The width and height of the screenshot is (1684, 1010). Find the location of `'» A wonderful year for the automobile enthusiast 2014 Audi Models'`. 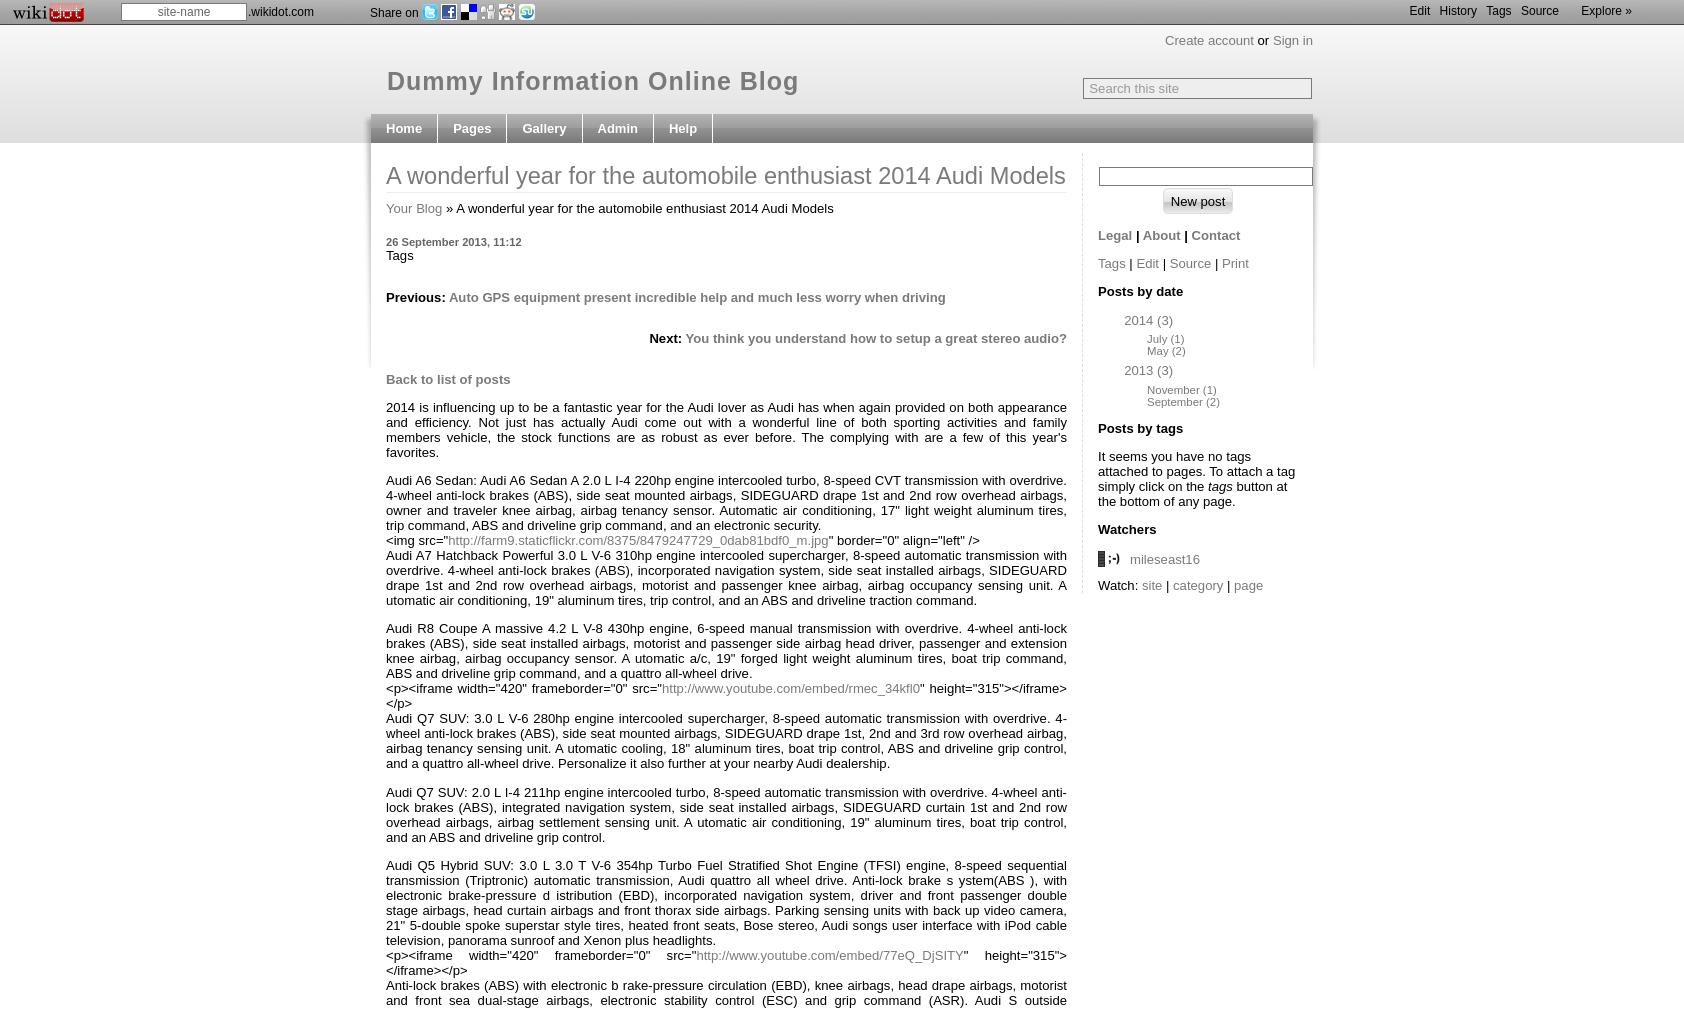

'» A wonderful year for the automobile enthusiast 2014 Audi Models' is located at coordinates (637, 207).